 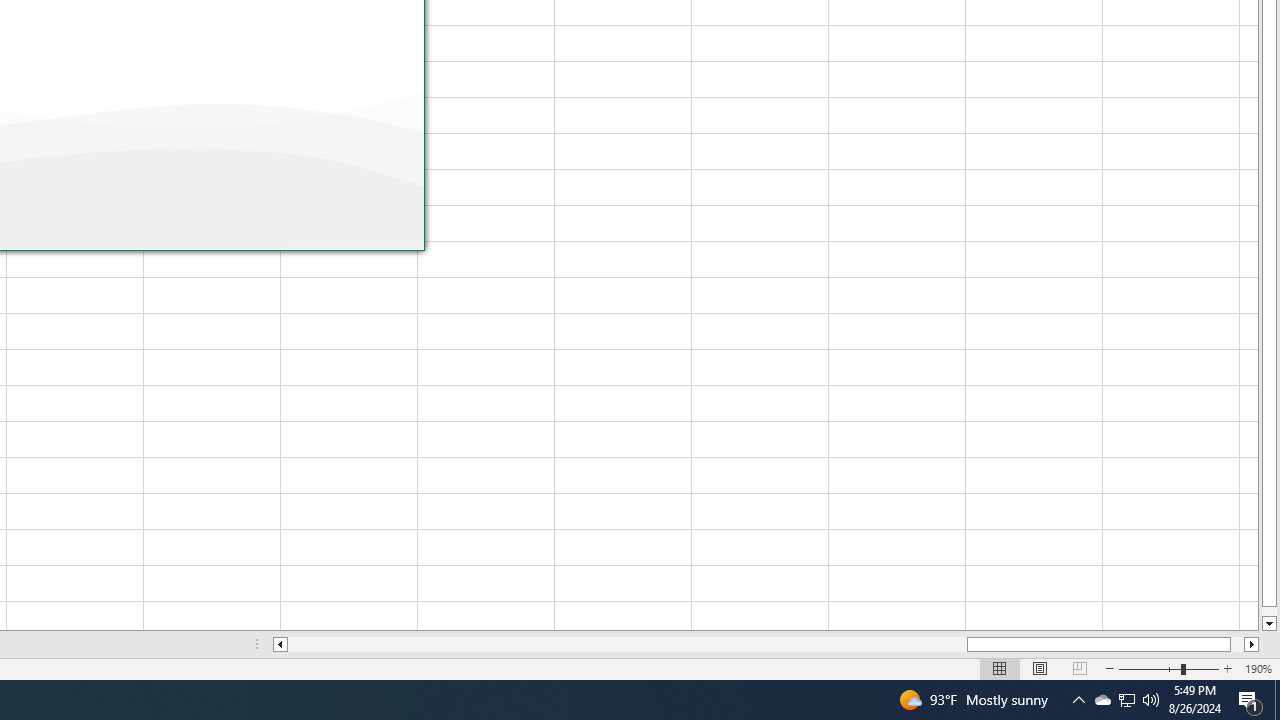 I want to click on 'Page right', so click(x=1236, y=644).